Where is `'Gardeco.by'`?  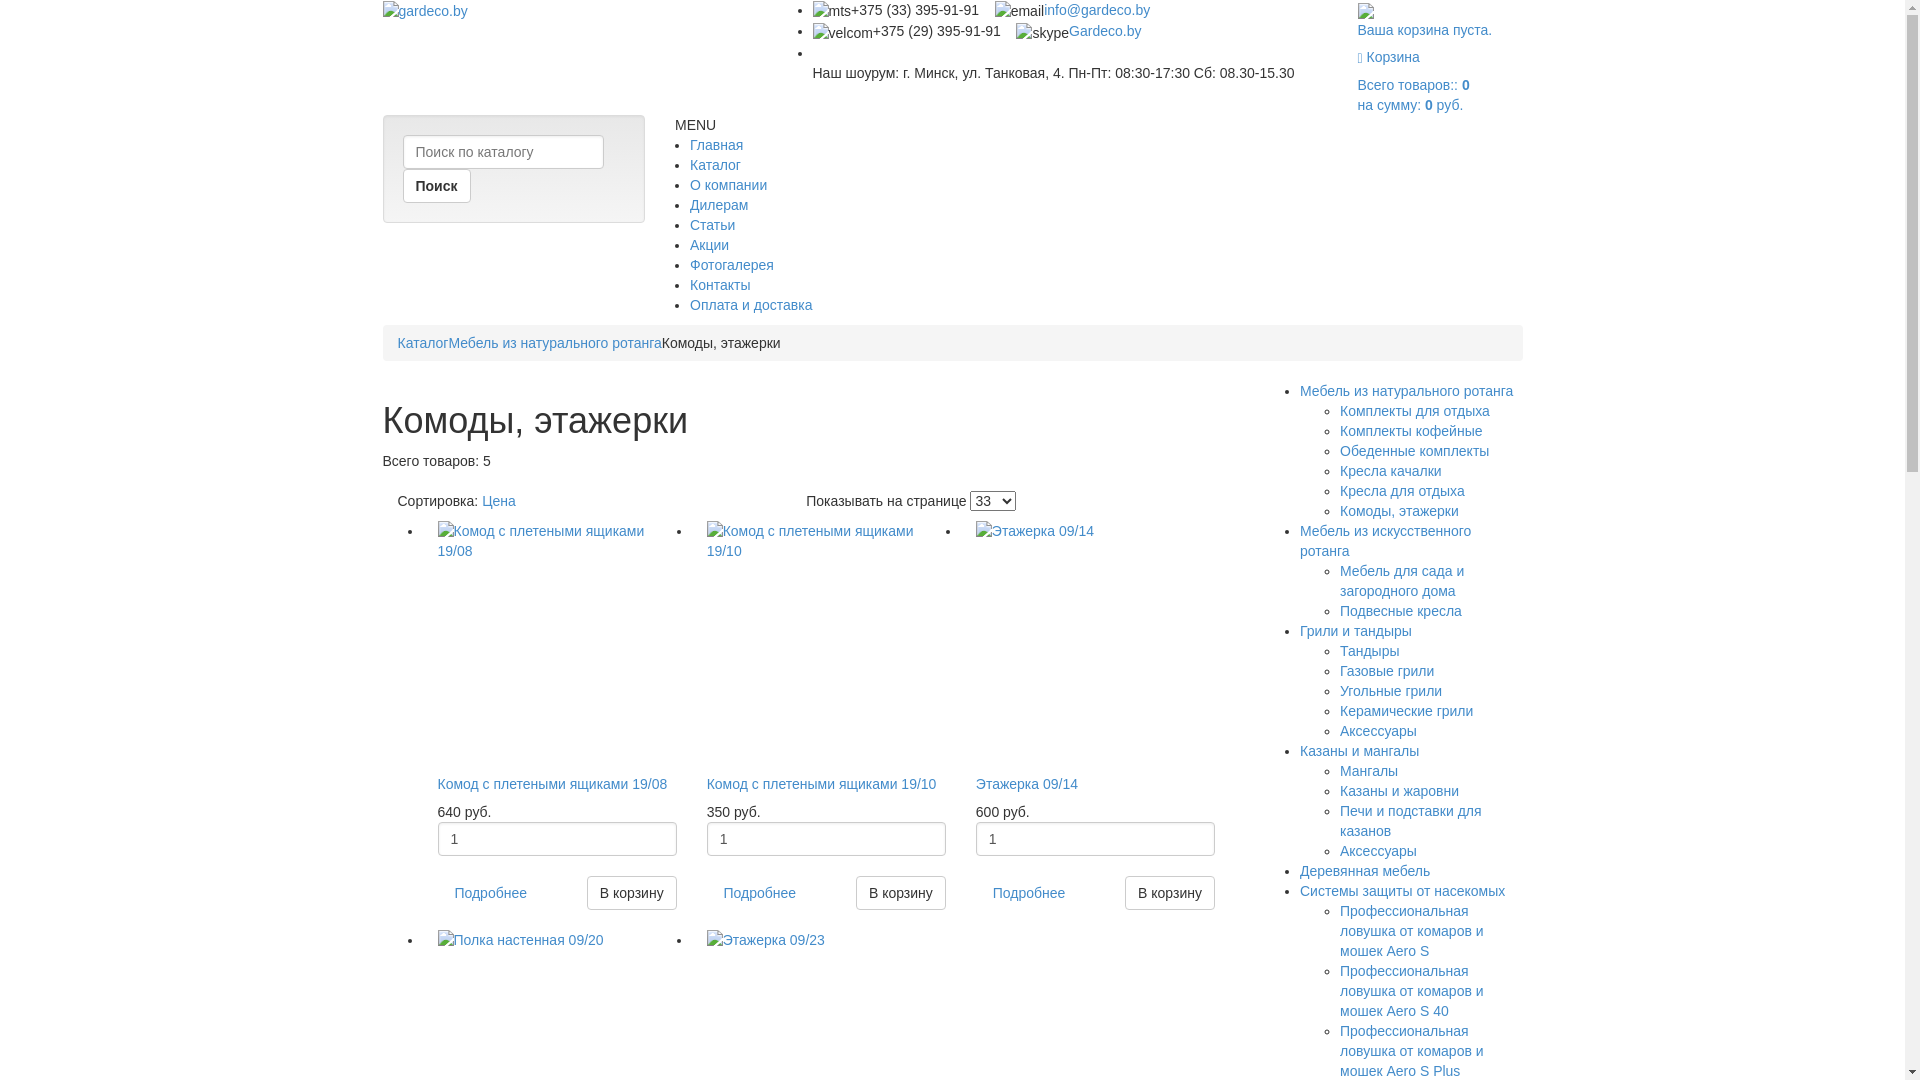 'Gardeco.by' is located at coordinates (1103, 30).